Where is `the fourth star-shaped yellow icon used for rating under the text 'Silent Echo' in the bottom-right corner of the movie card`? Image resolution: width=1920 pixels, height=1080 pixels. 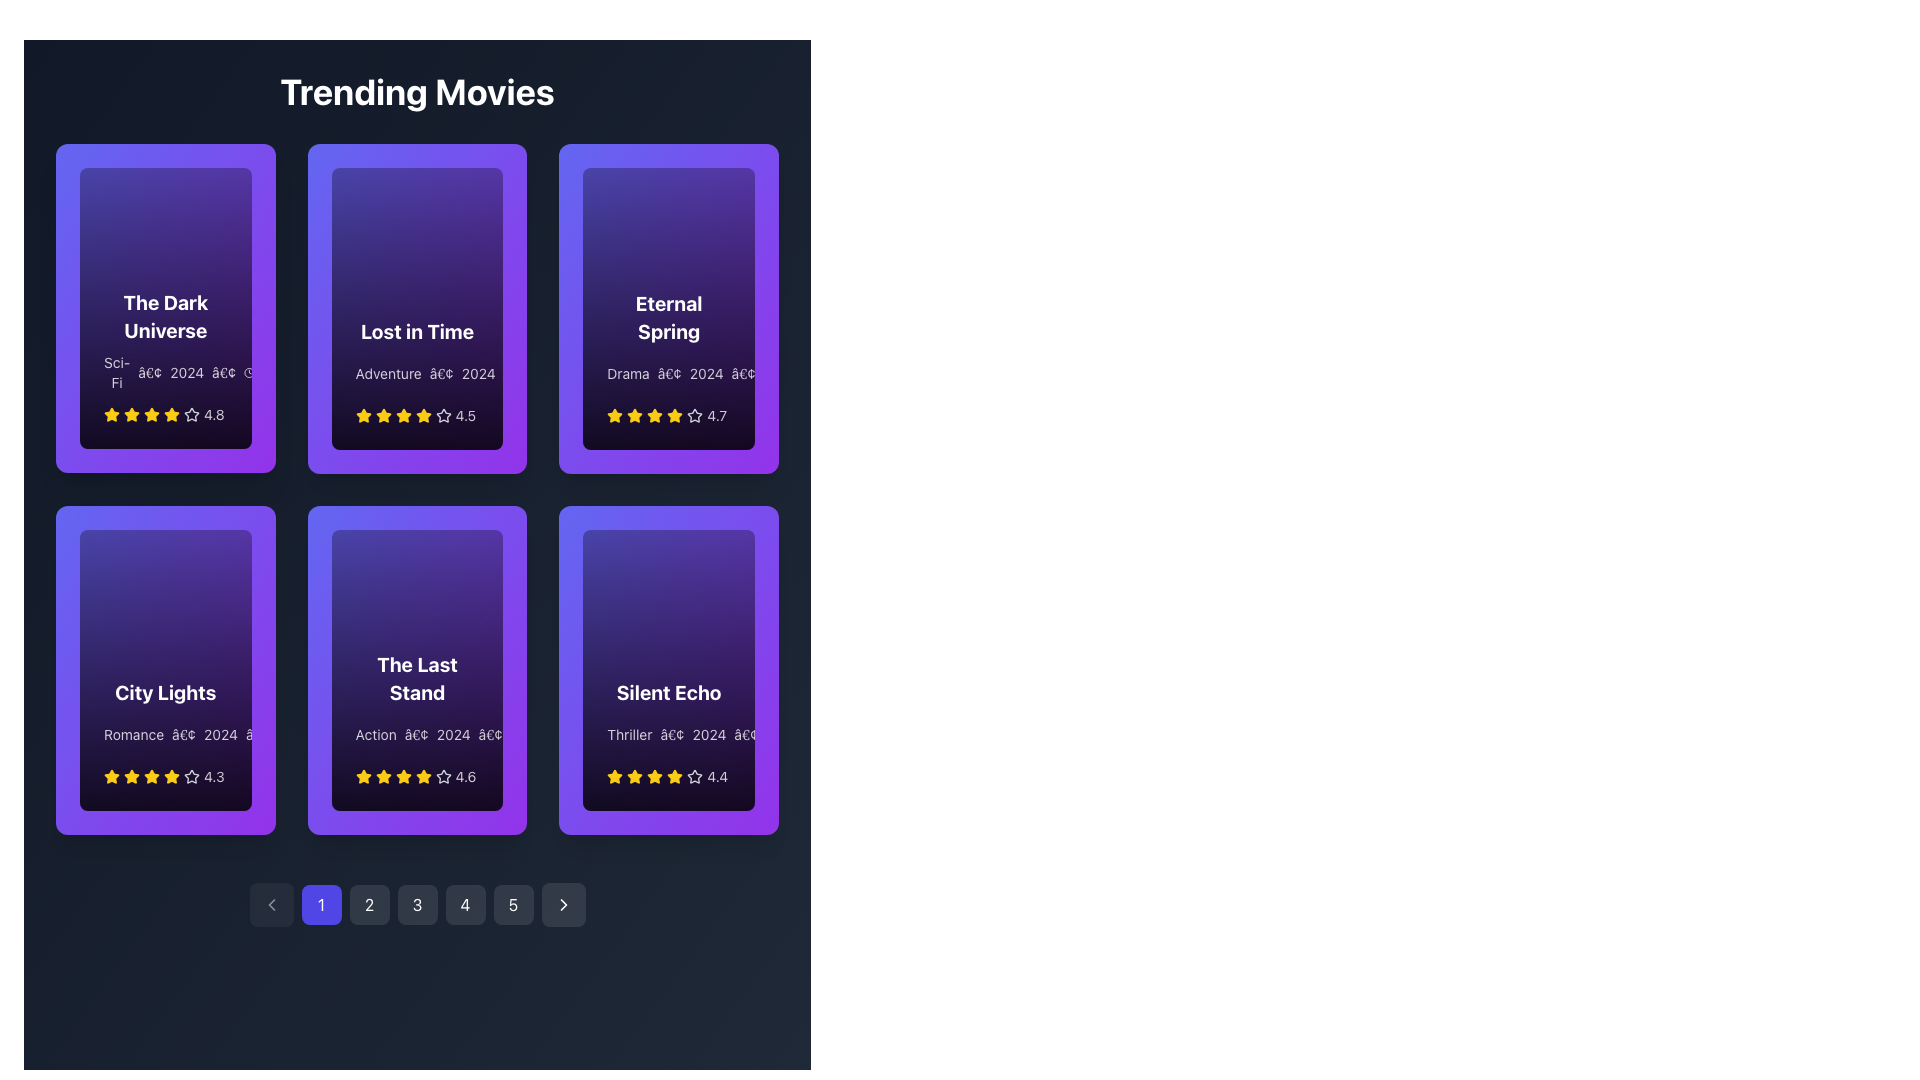
the fourth star-shaped yellow icon used for rating under the text 'Silent Echo' in the bottom-right corner of the movie card is located at coordinates (655, 775).